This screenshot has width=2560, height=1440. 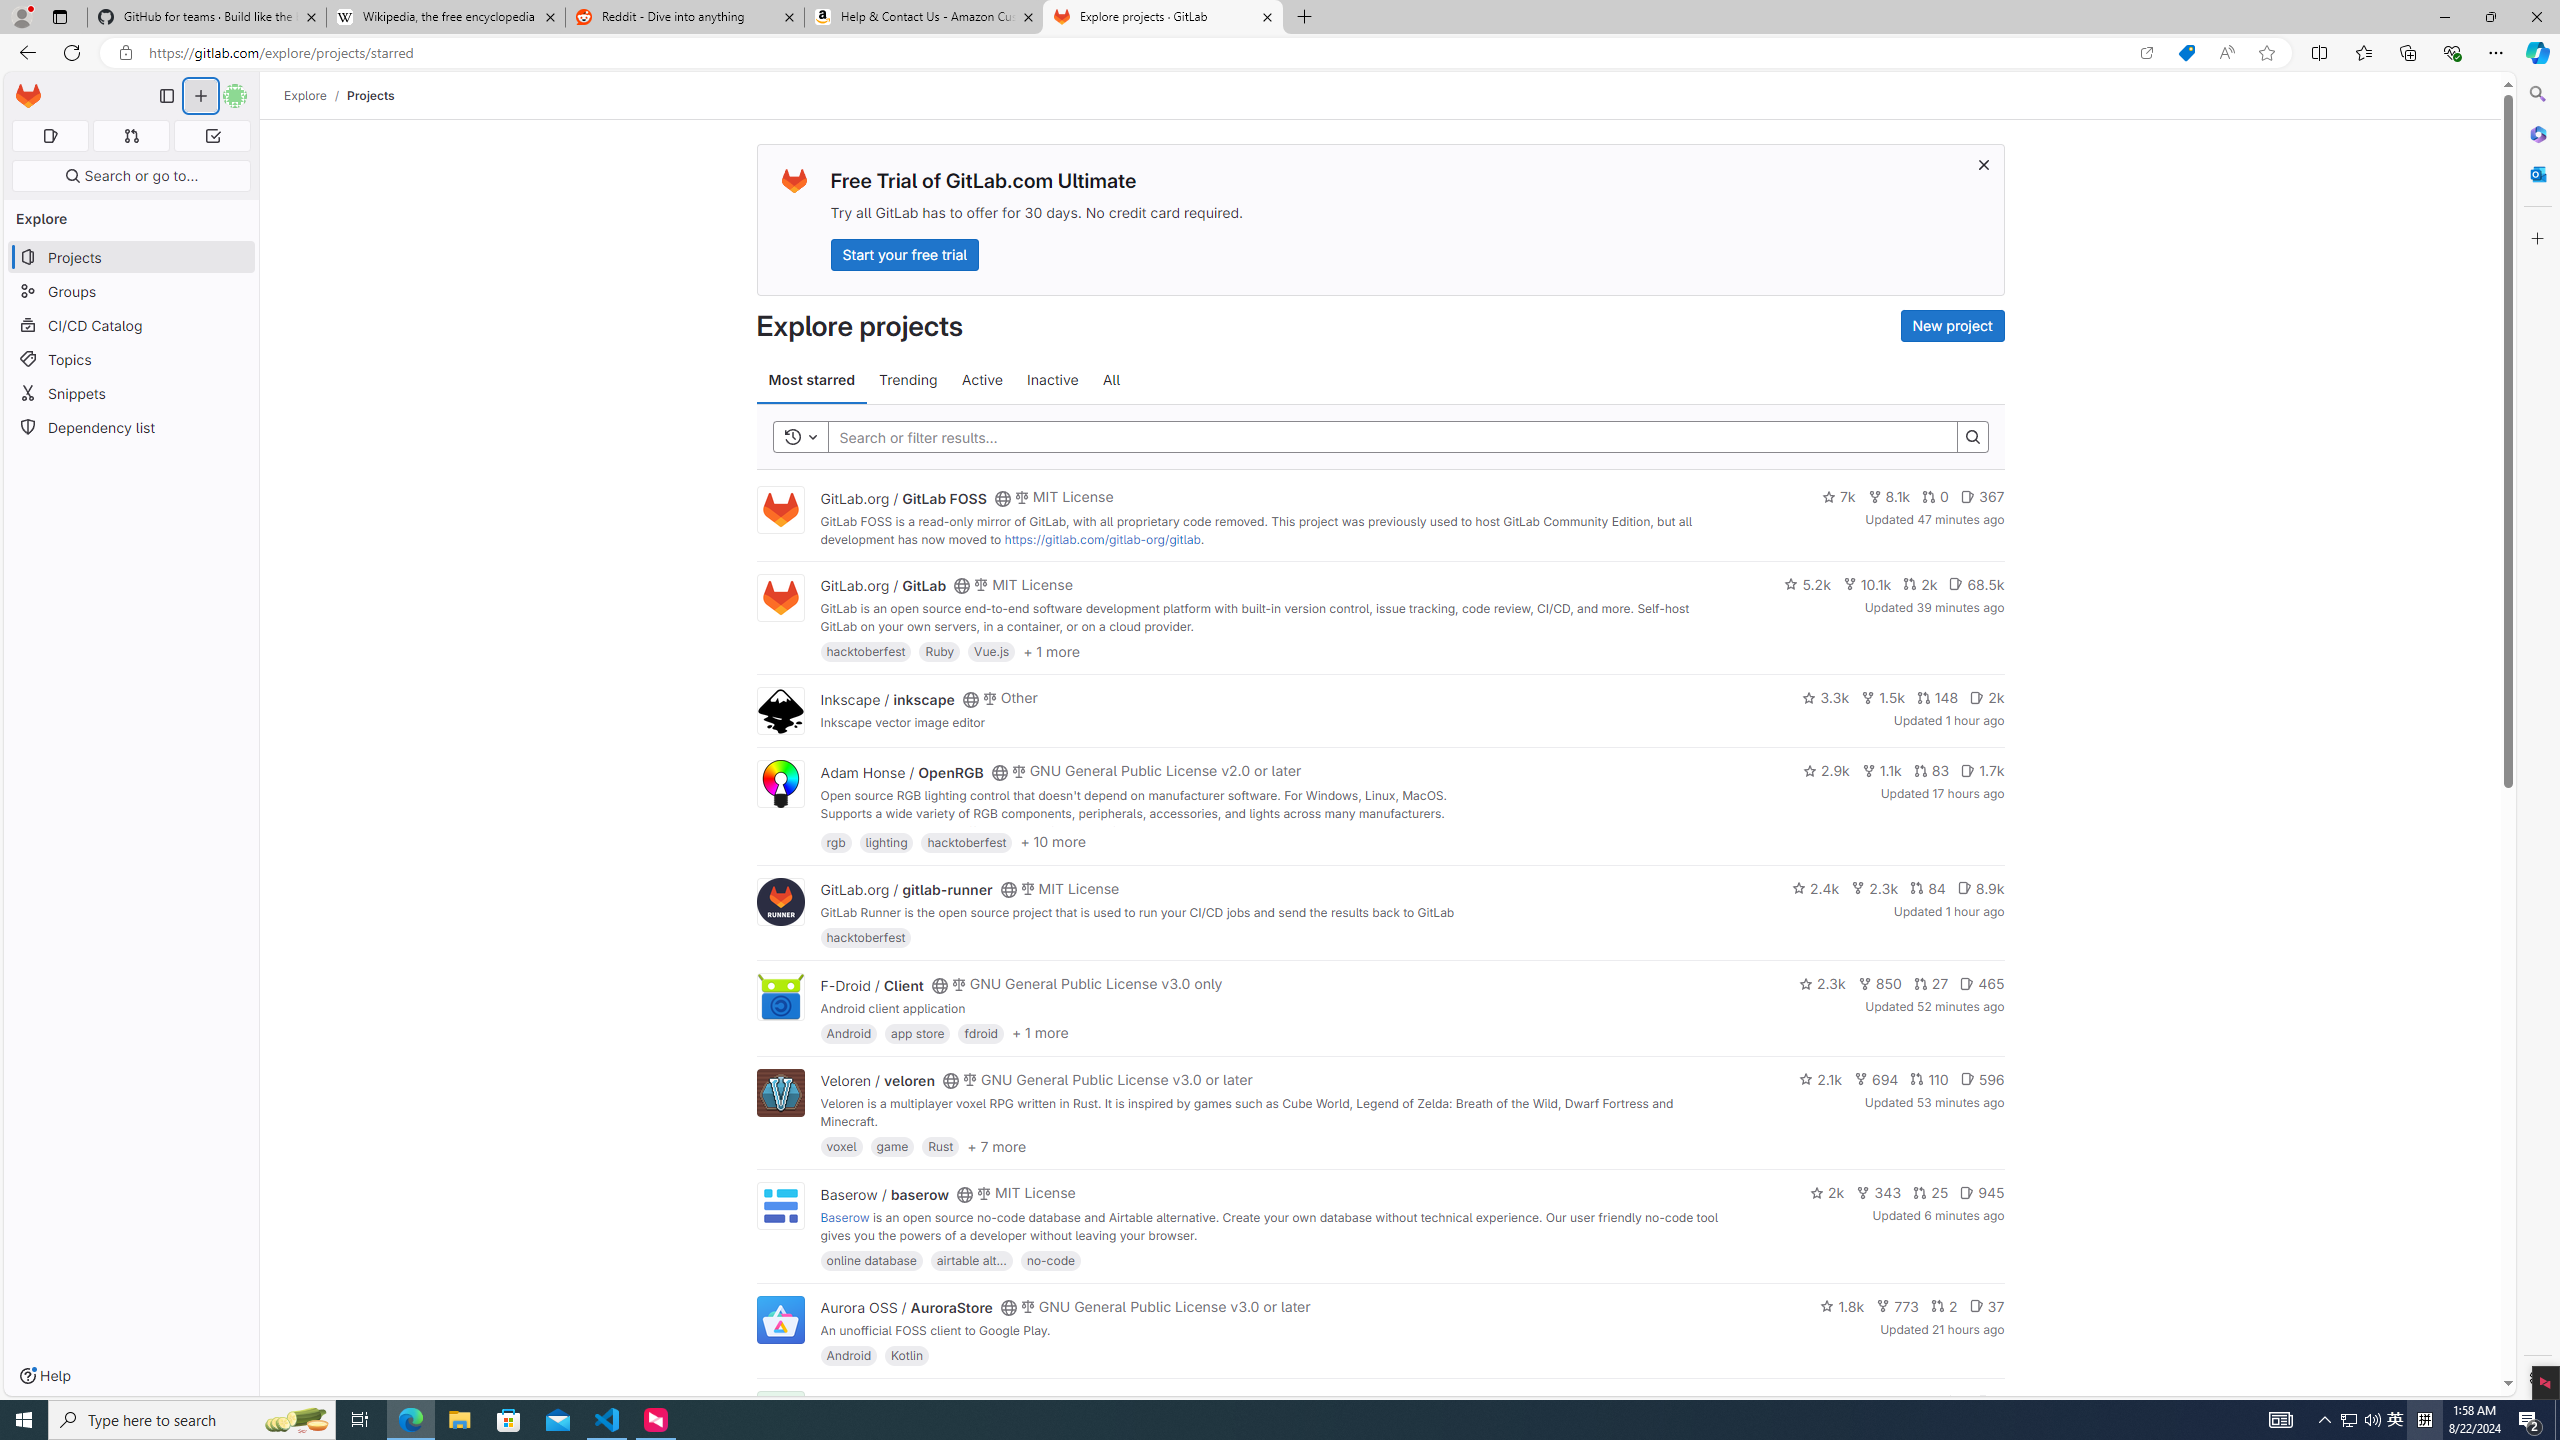 I want to click on 'Topics', so click(x=130, y=359).